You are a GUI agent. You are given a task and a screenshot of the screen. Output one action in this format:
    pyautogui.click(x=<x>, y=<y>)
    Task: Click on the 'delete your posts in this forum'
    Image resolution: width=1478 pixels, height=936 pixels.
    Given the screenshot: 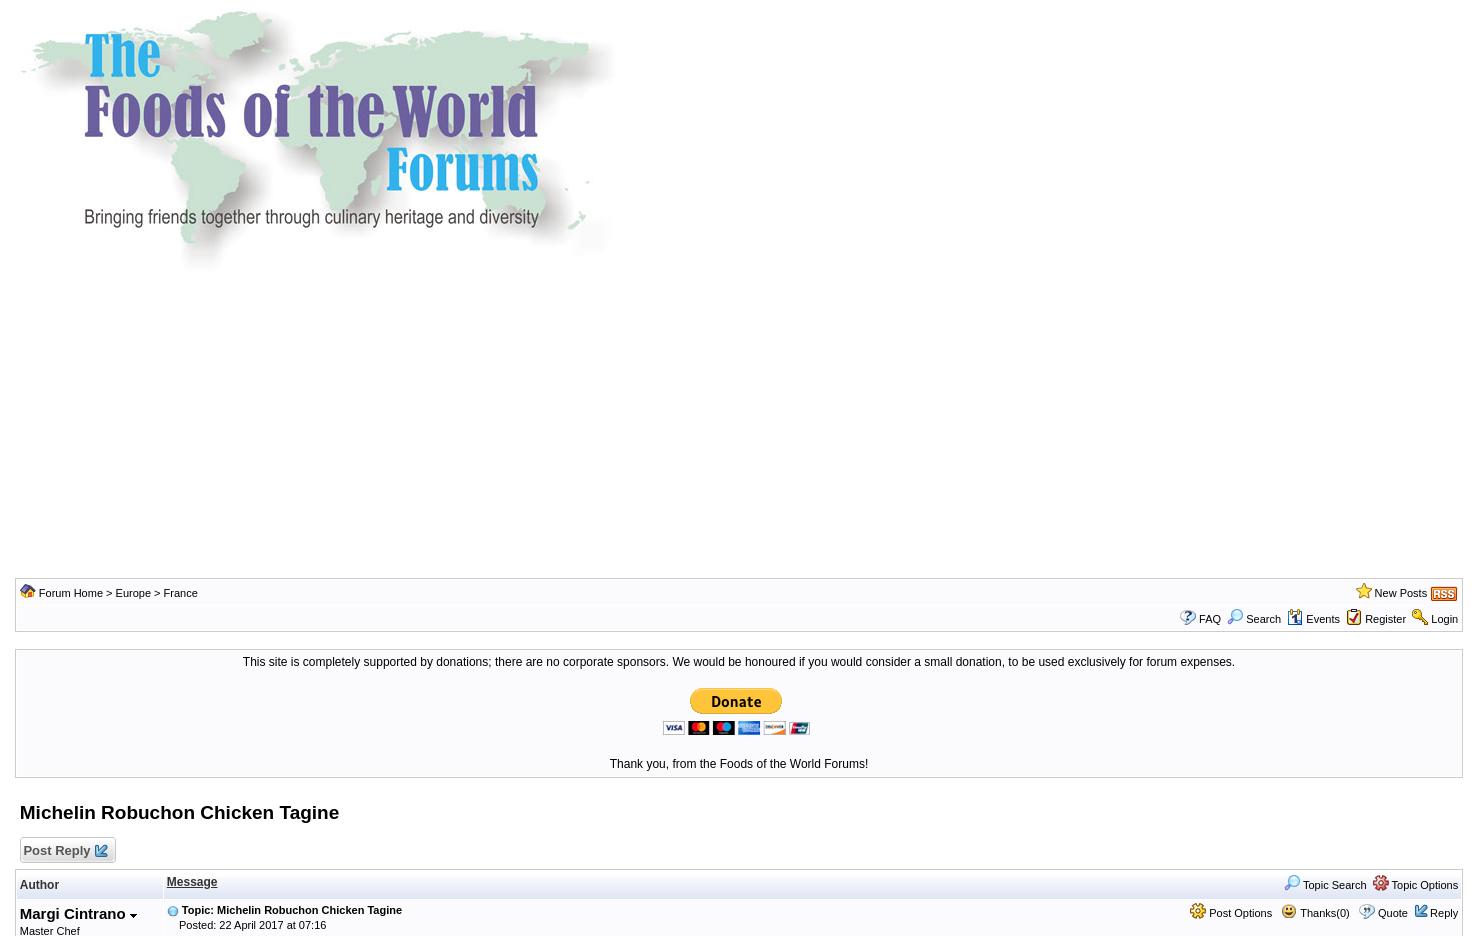 What is the action you would take?
    pyautogui.click(x=133, y=35)
    